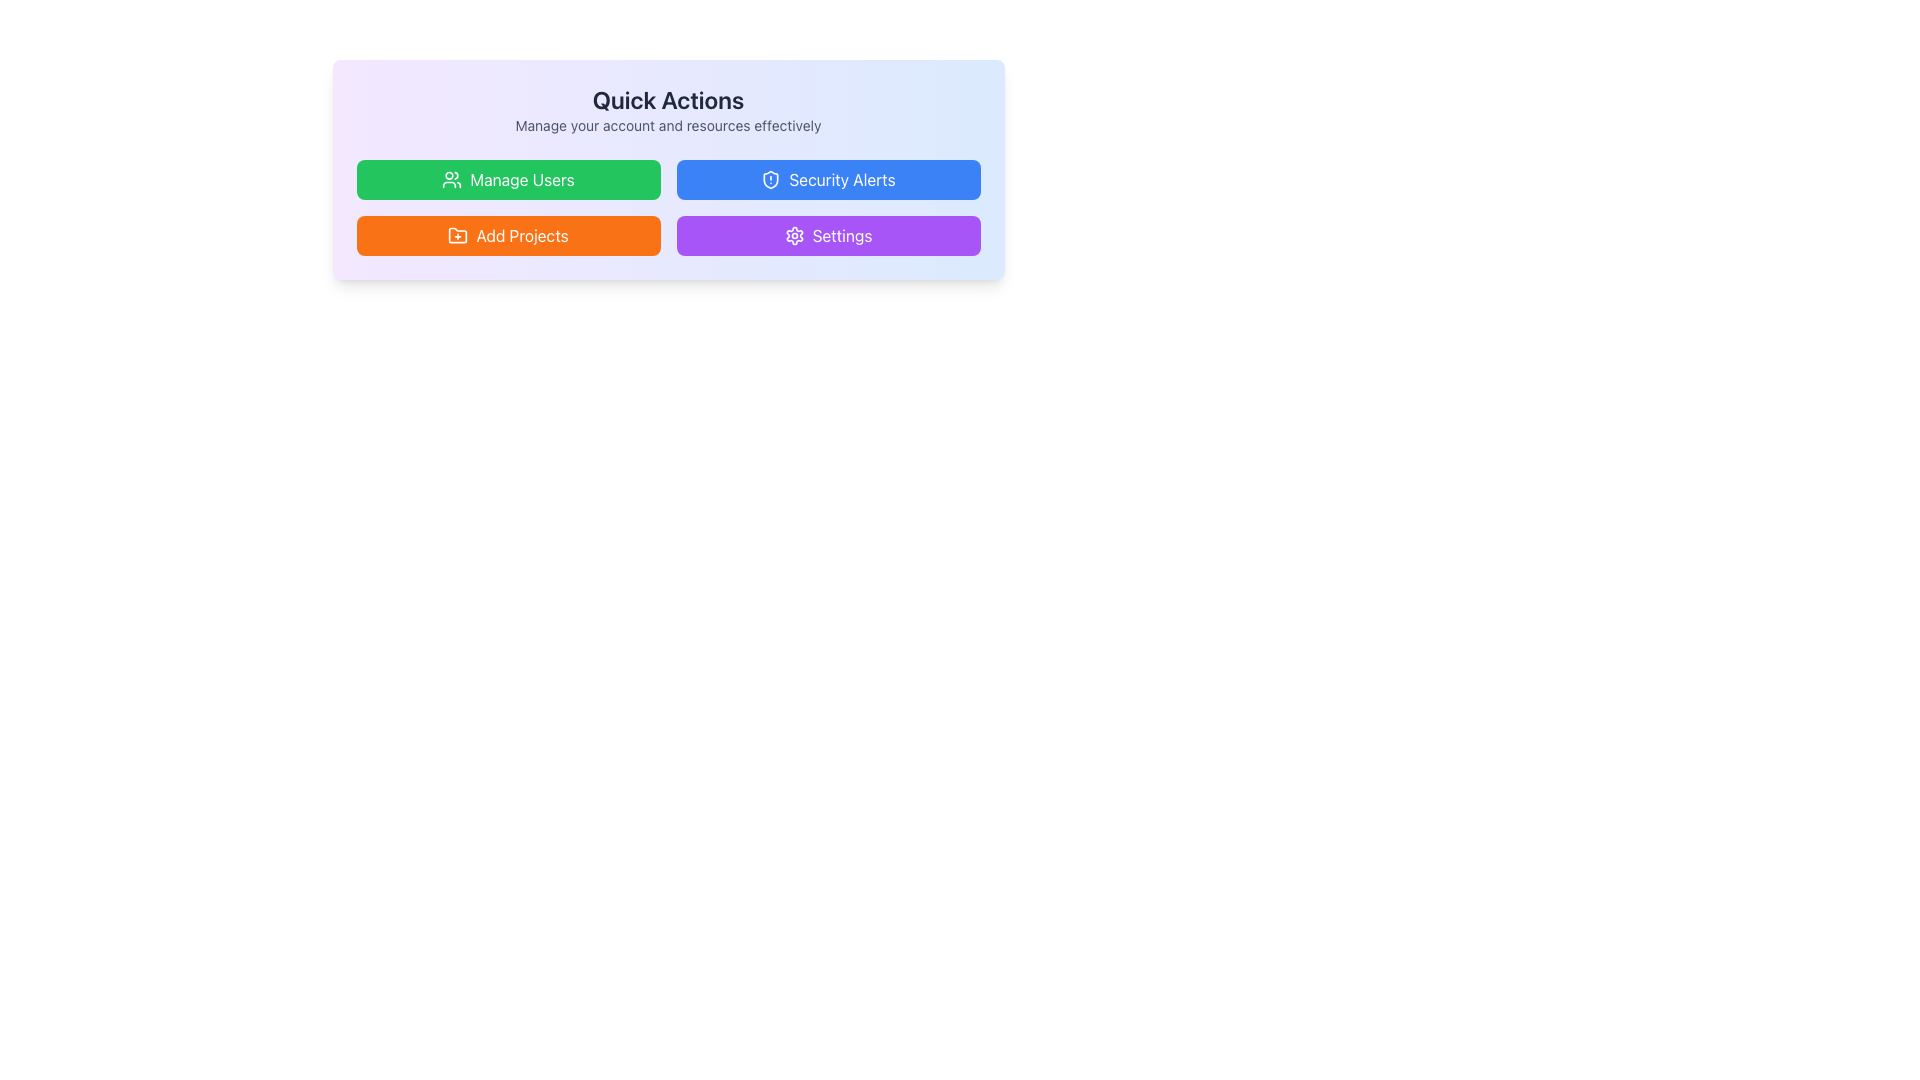 The width and height of the screenshot is (1920, 1080). Describe the element at coordinates (770, 180) in the screenshot. I see `the shield icon that signifies security or alerts, located to the left of the 'Security Alerts' button in the 'Quick Actions' grid` at that location.